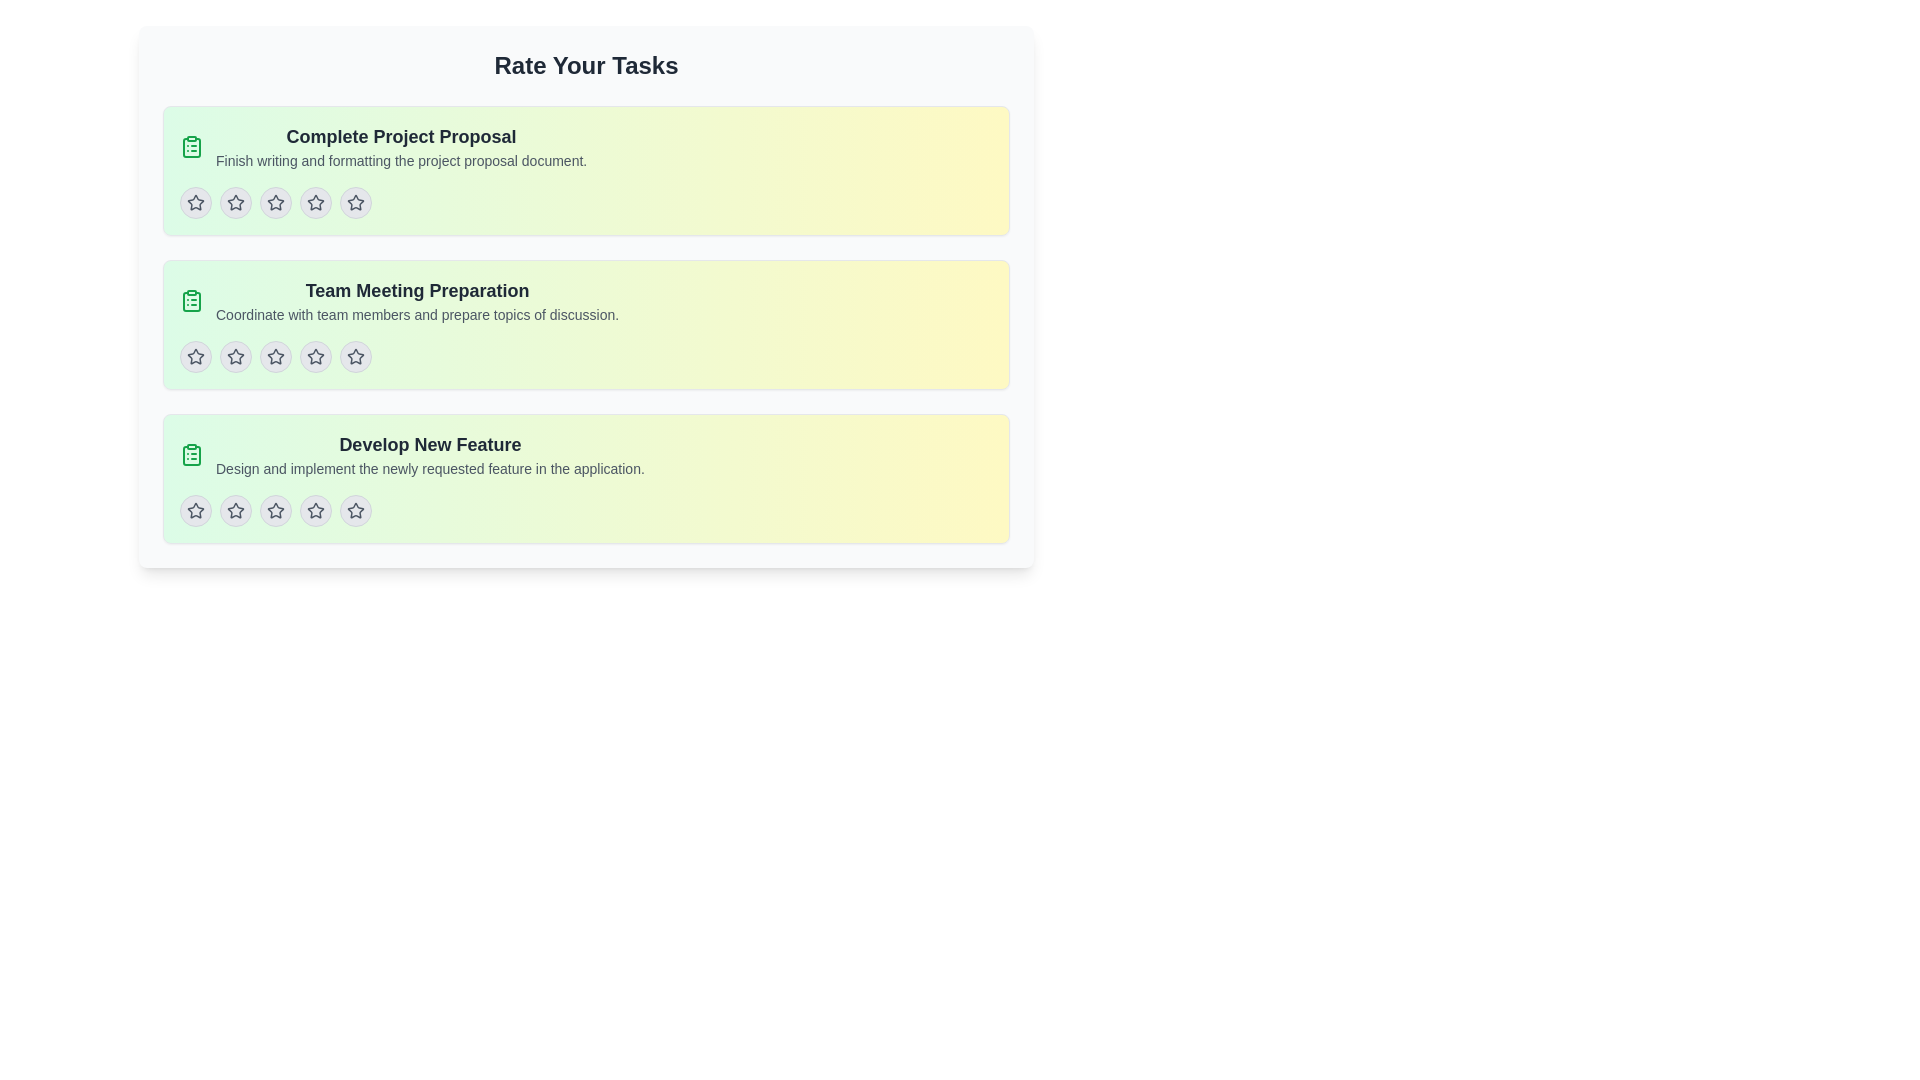 Image resolution: width=1920 pixels, height=1080 pixels. I want to click on the third star button in the rating bar of the 'Complete Project Proposal' task card, so click(274, 203).